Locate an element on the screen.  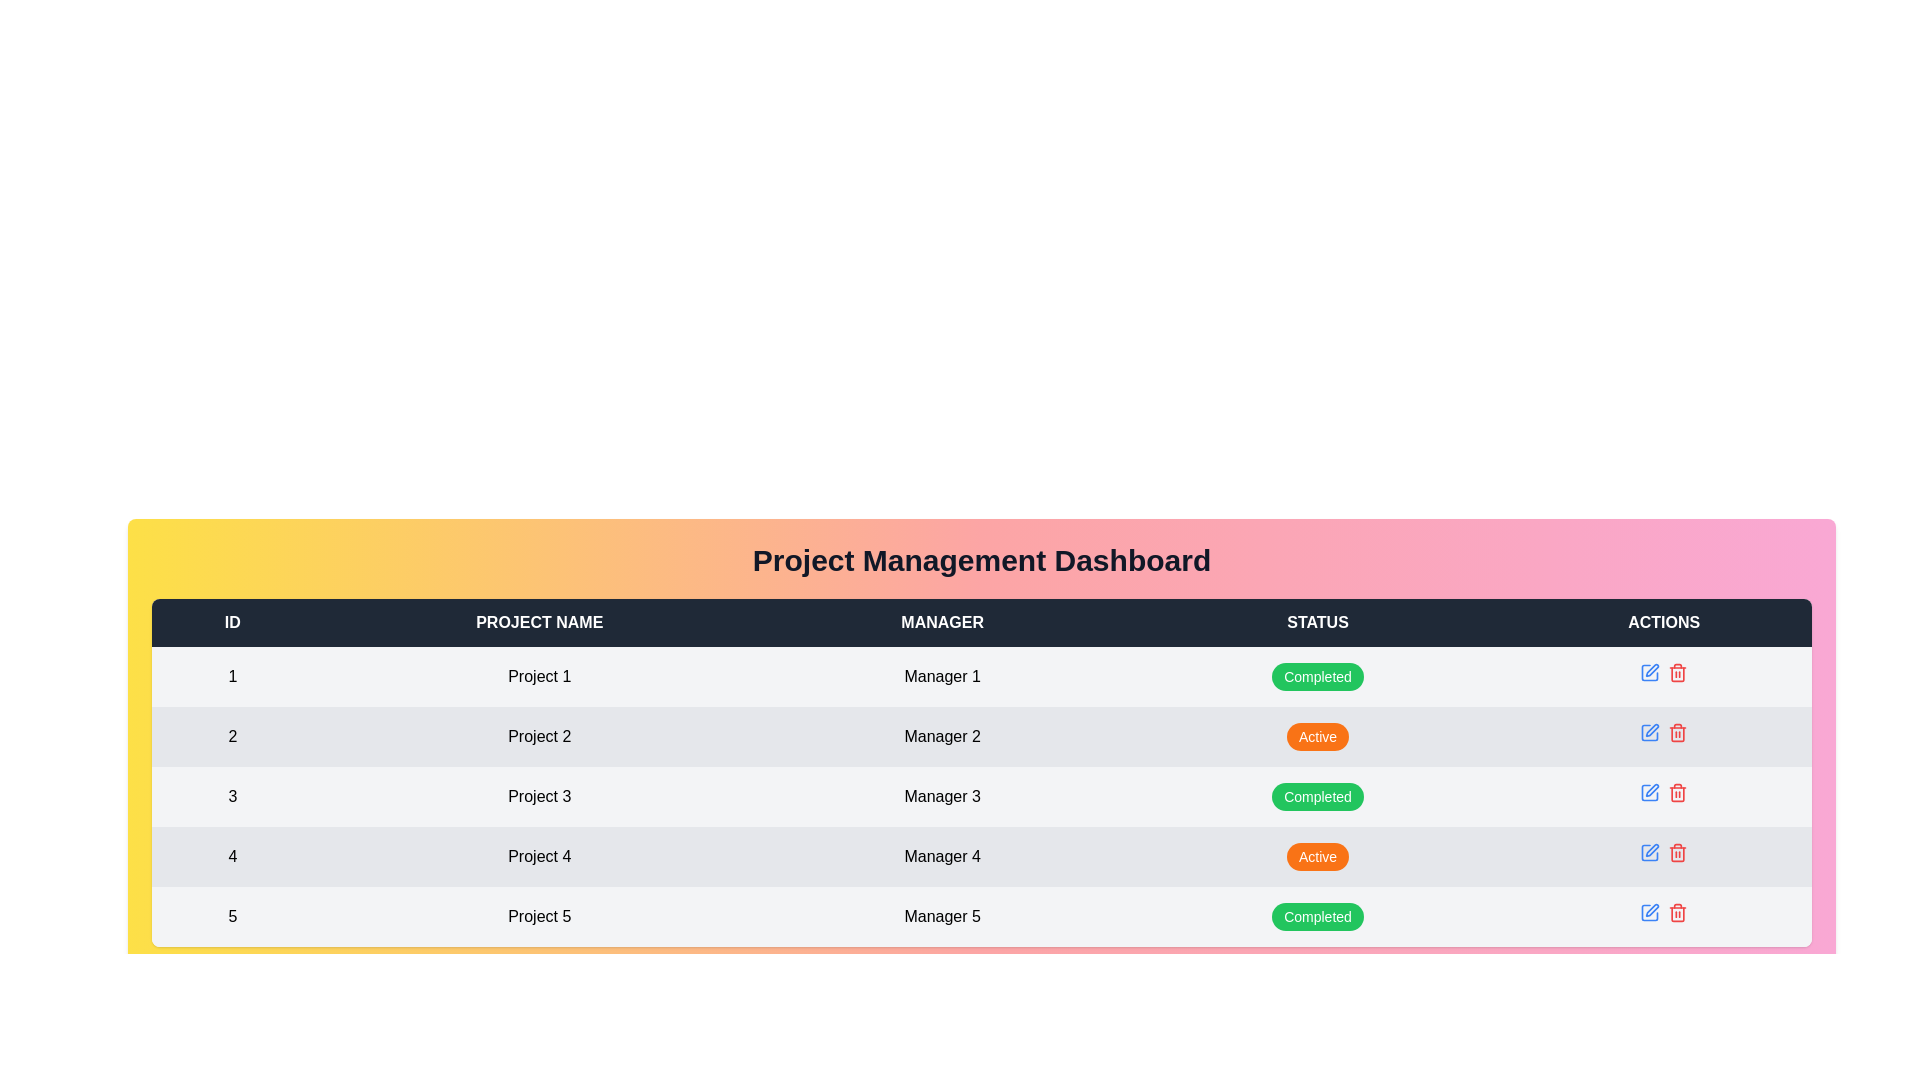
text from the text label displaying 'Project Management Dashboard', which is bold and large against a colorful gradient background is located at coordinates (982, 560).